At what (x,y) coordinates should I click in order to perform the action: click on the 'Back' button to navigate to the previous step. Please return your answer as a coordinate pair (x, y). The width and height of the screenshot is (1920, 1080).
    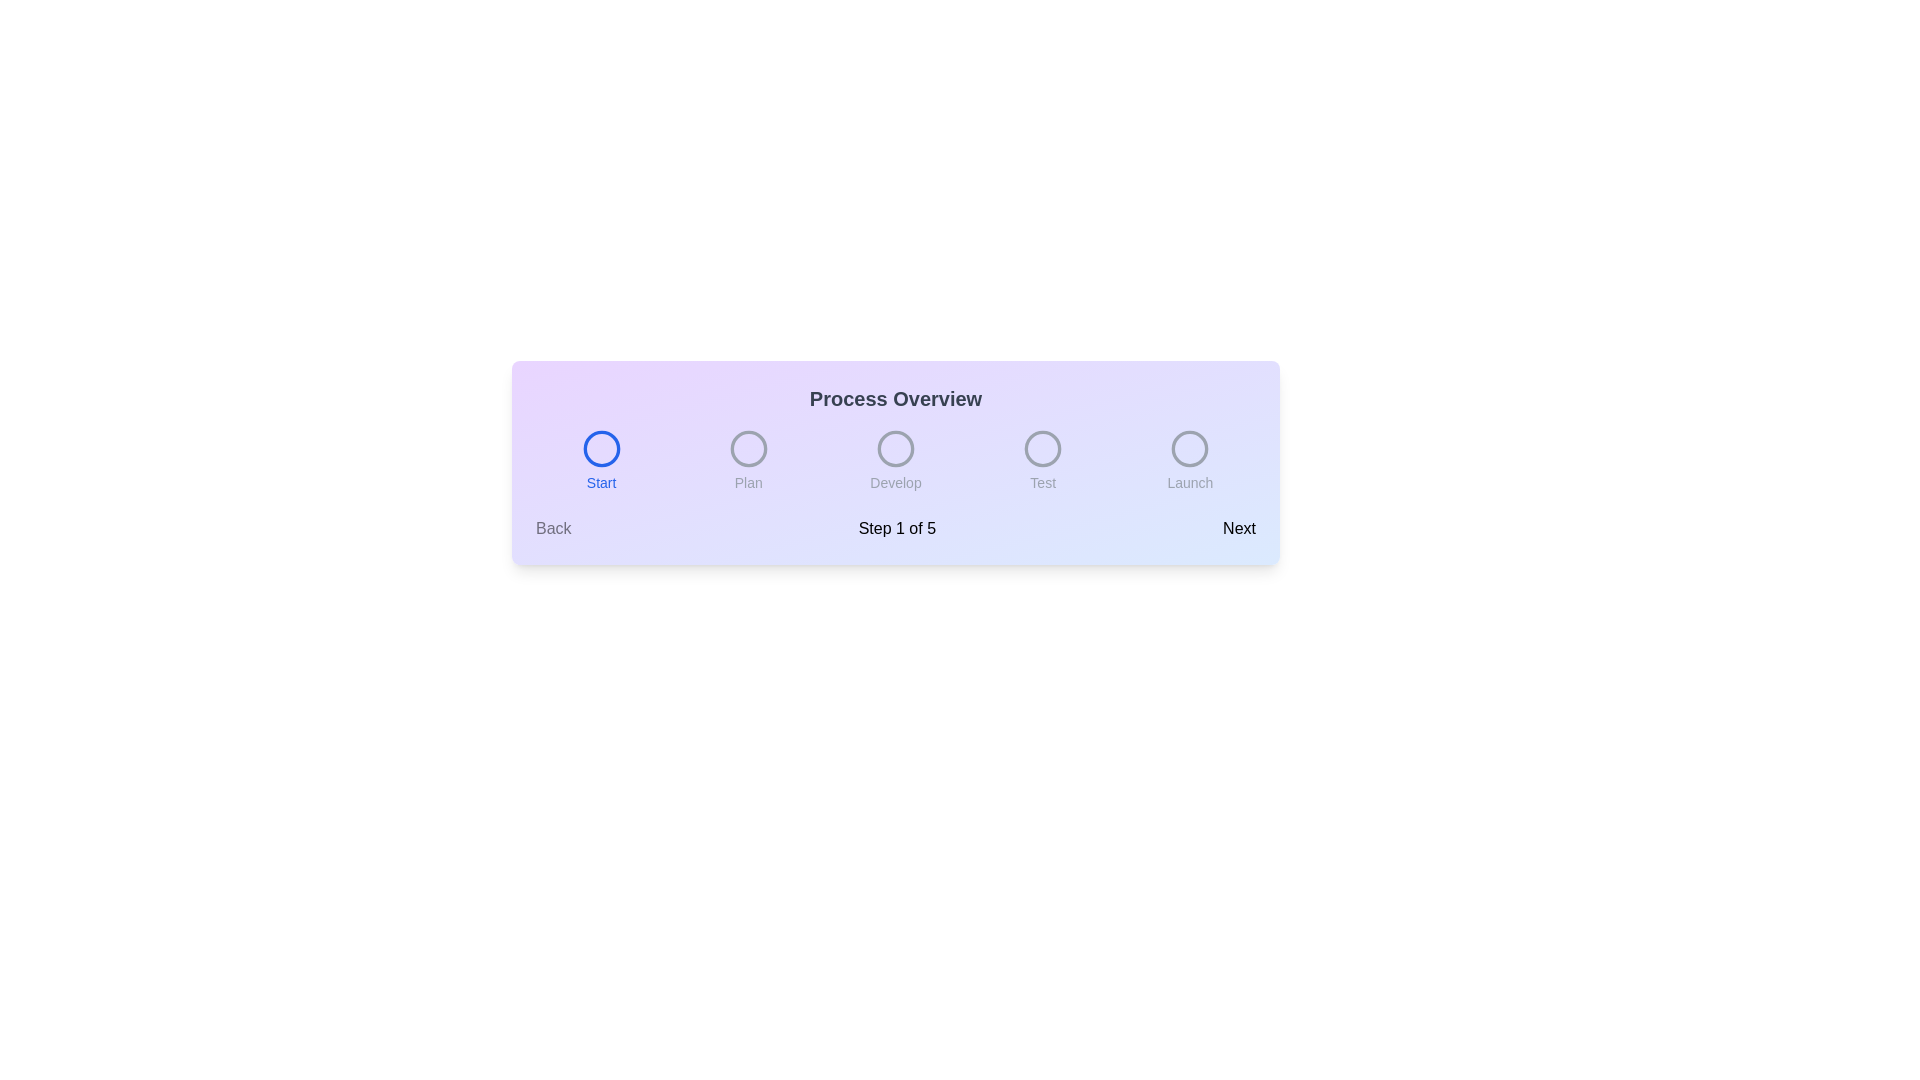
    Looking at the image, I should click on (552, 527).